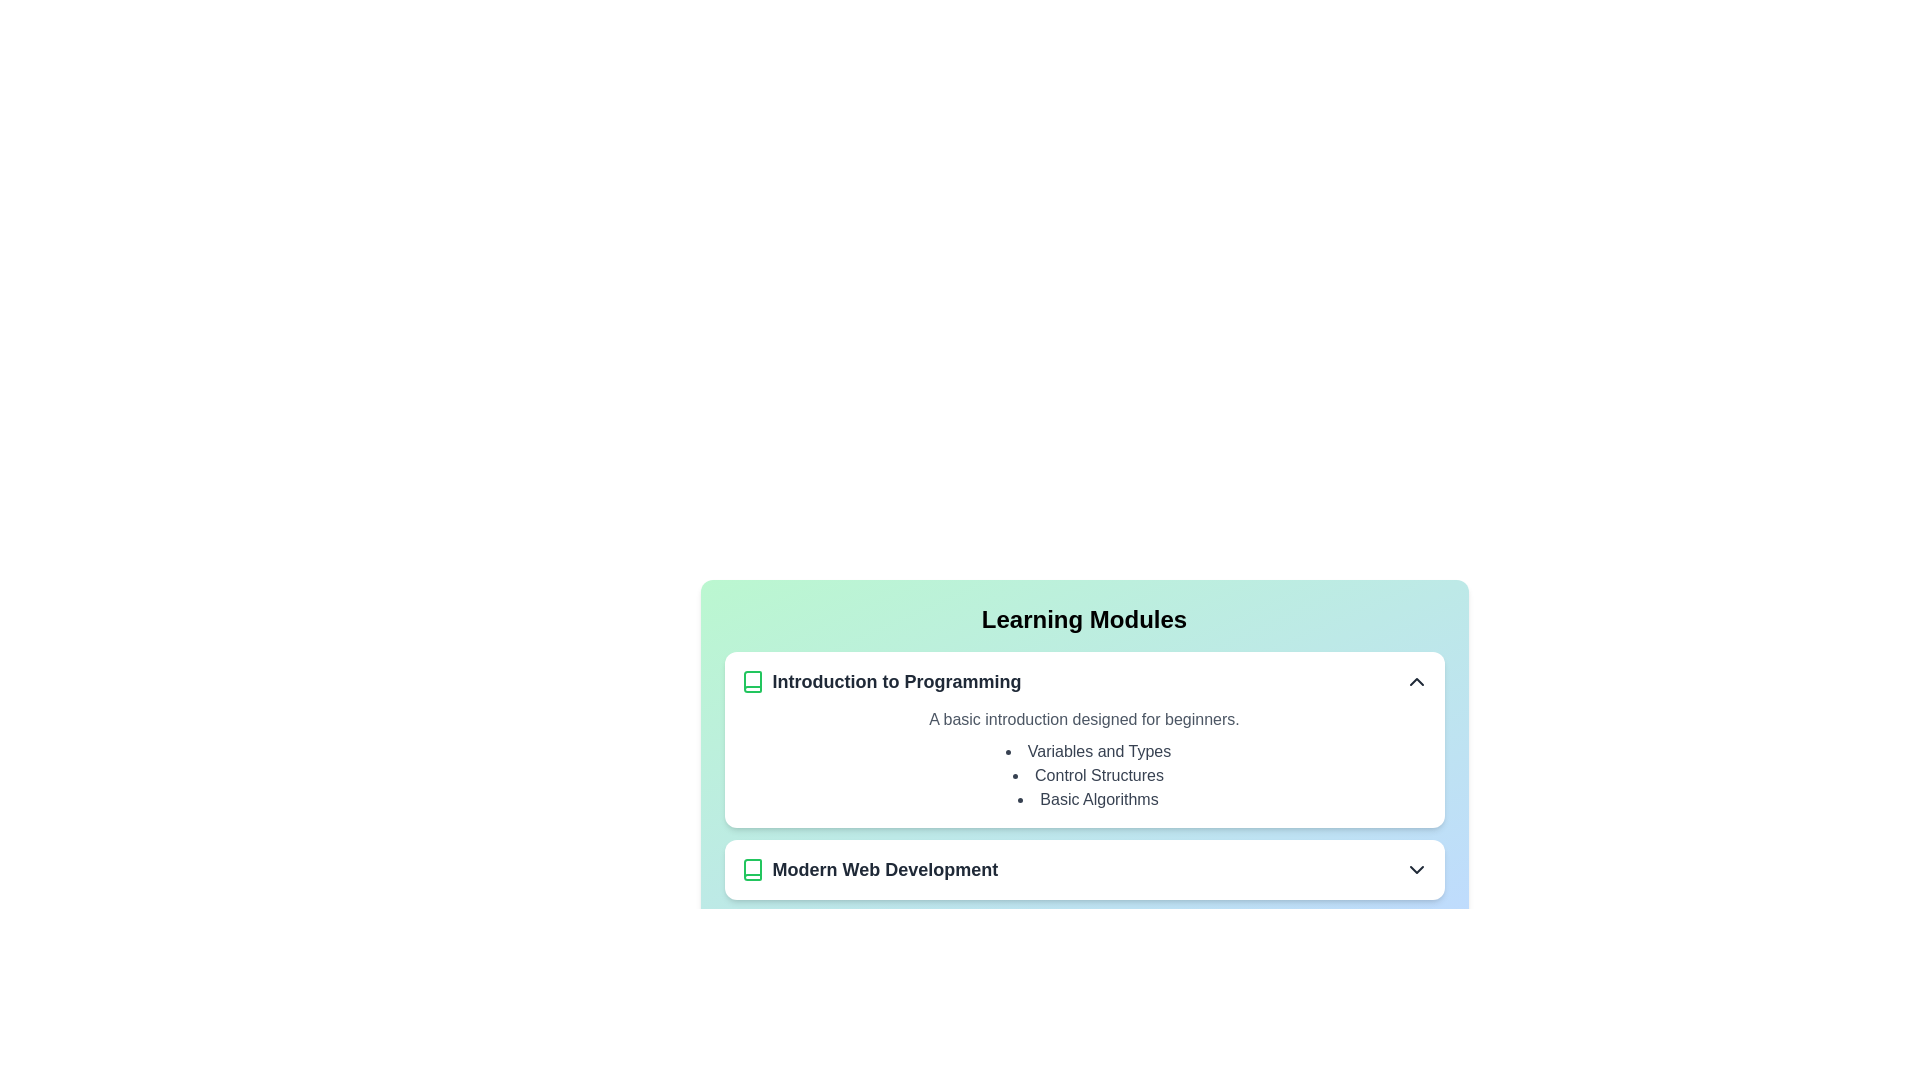  What do you see at coordinates (1083, 720) in the screenshot?
I see `the text describing the 'Introduction to Programming' module, which provides a brief overview of the content and is located directly below the section title` at bounding box center [1083, 720].